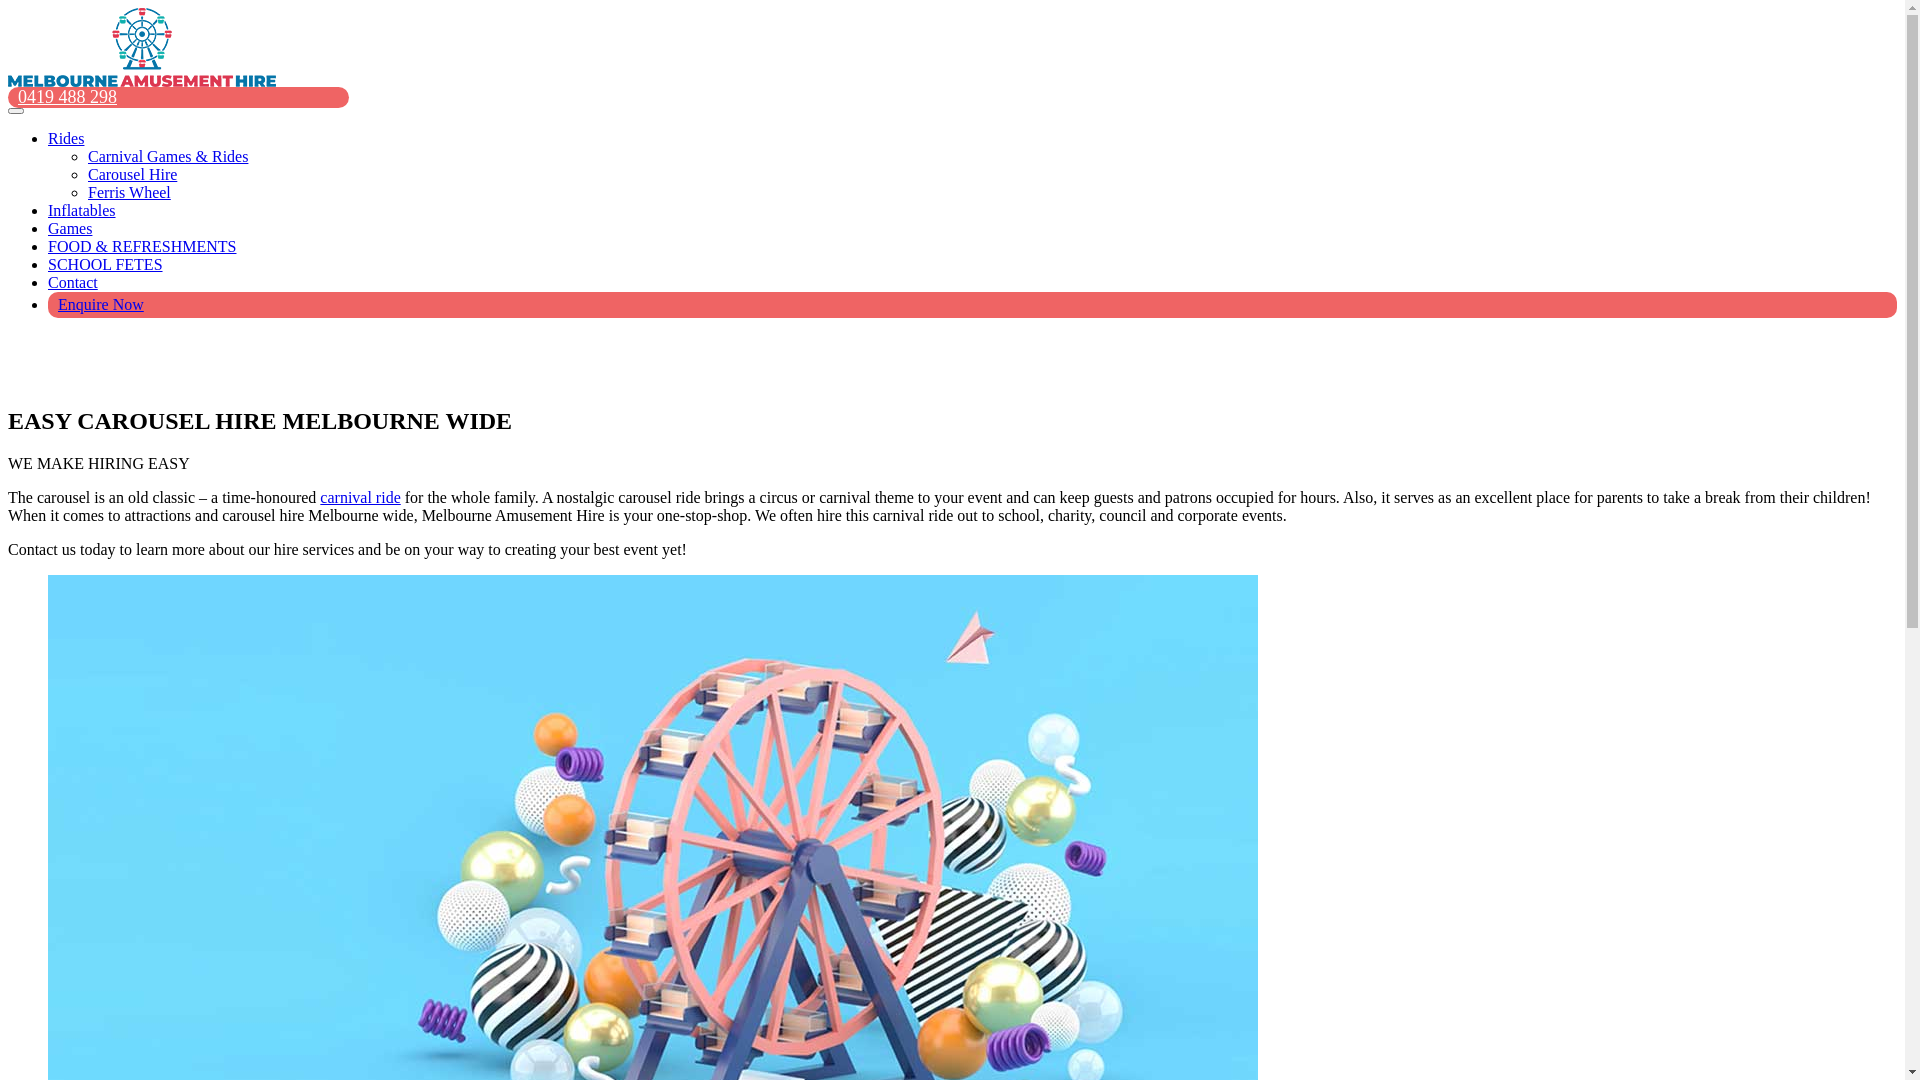  Describe the element at coordinates (70, 227) in the screenshot. I see `'Games'` at that location.